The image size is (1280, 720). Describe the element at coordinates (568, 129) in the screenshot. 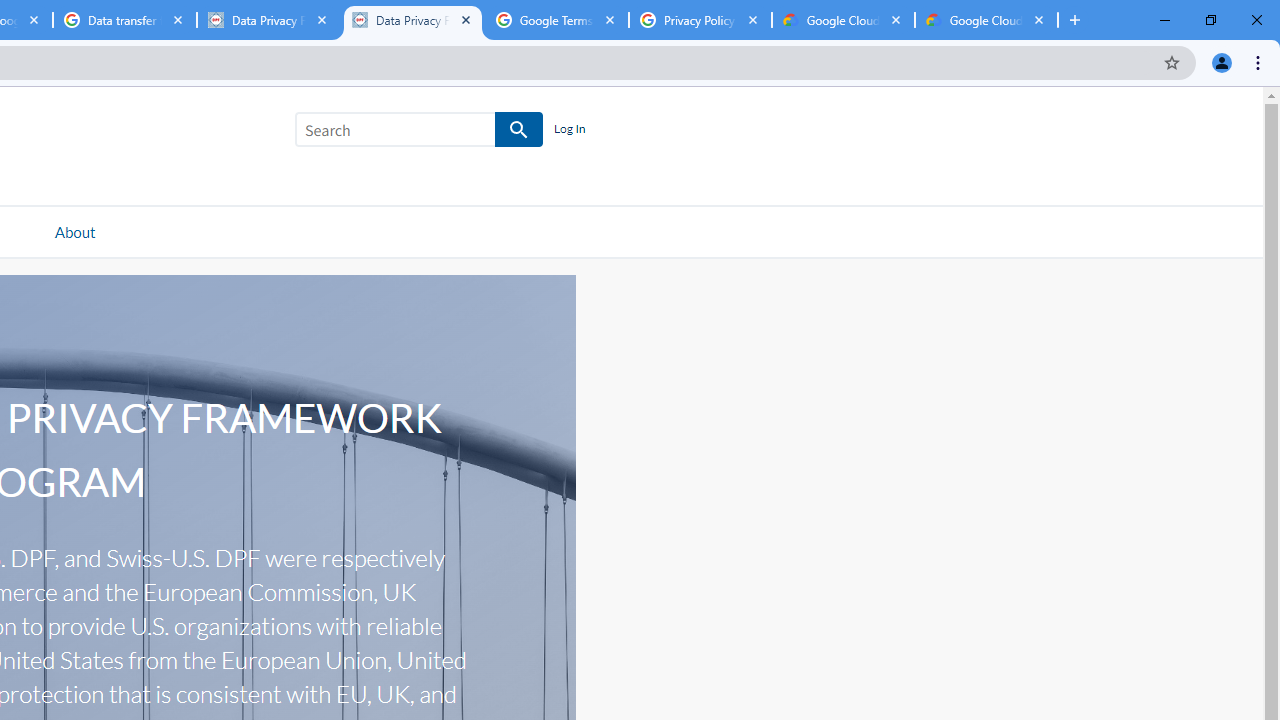

I see `'Log In'` at that location.